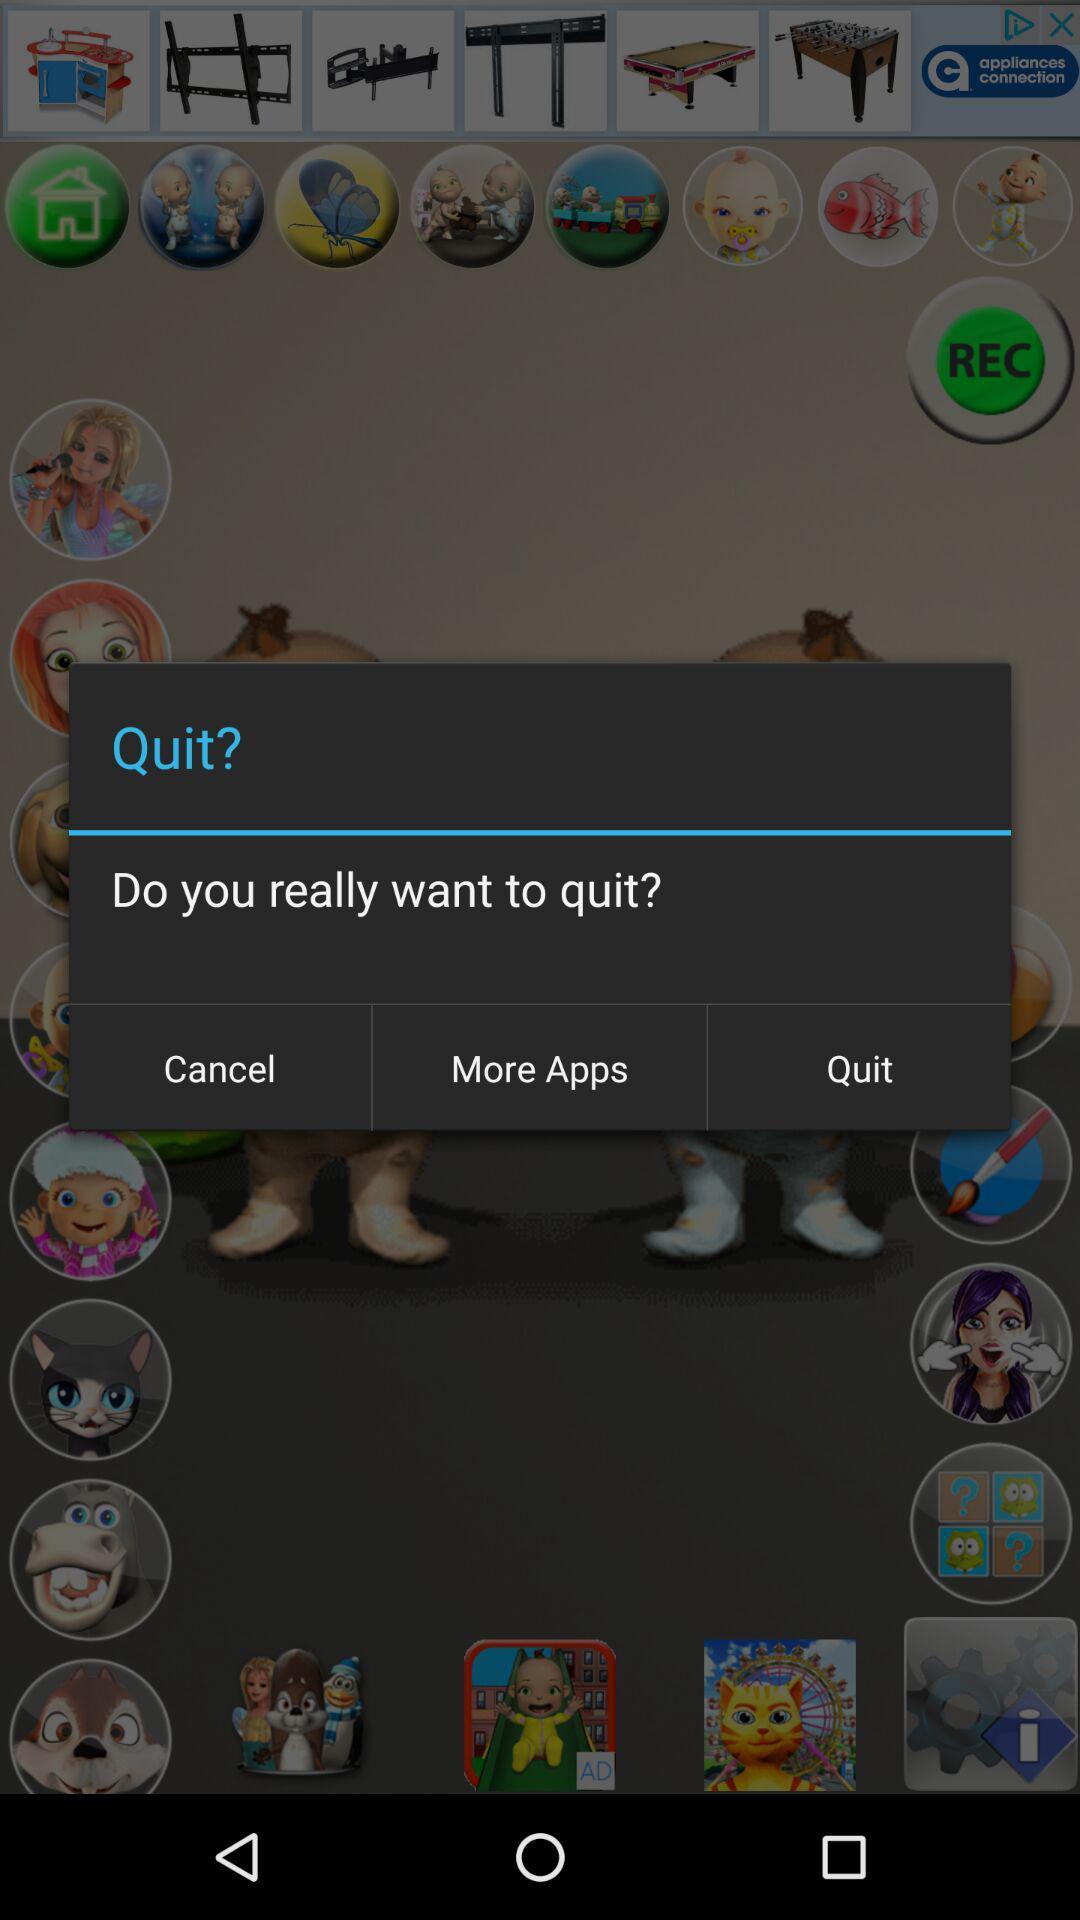  I want to click on the edit icon, so click(990, 1244).